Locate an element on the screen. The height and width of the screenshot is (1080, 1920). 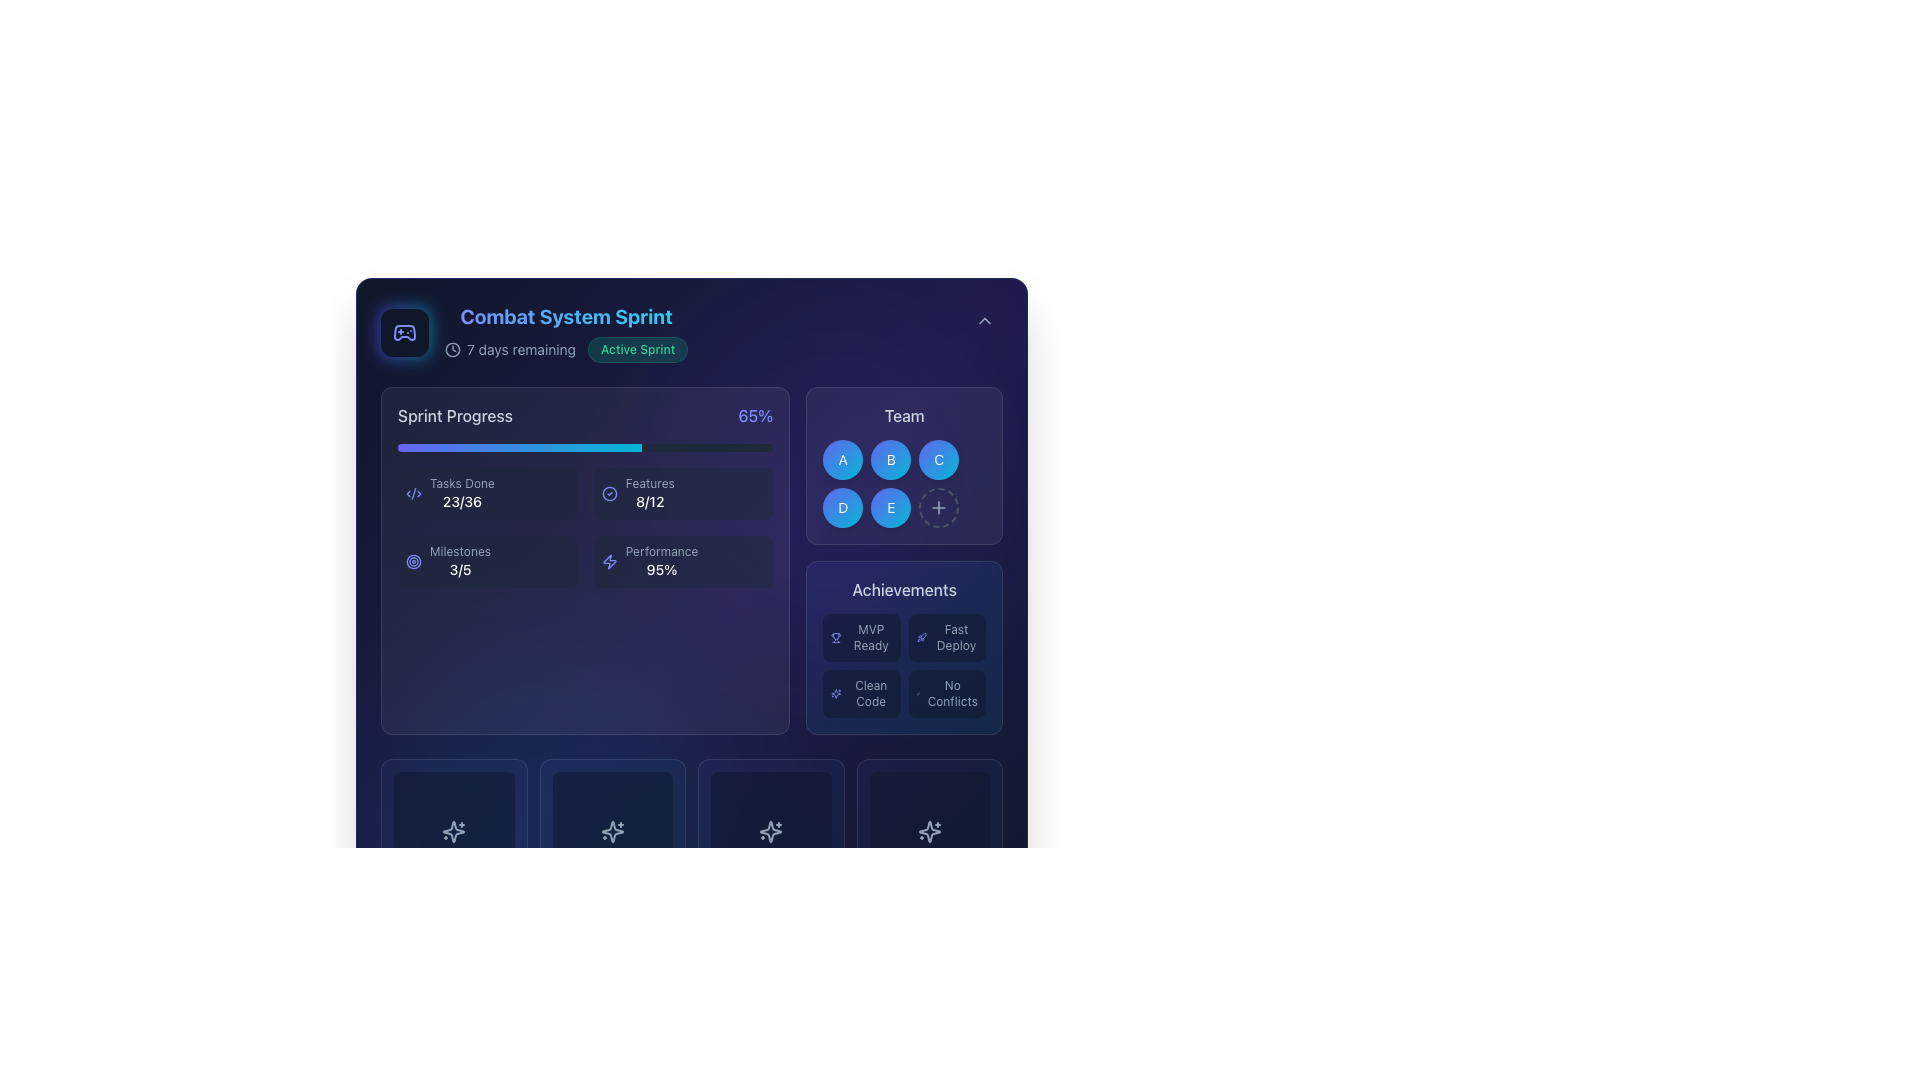
the associated buttons within the first section of the Informational Block that displays sprint information, including title, time left, and status is located at coordinates (691, 331).